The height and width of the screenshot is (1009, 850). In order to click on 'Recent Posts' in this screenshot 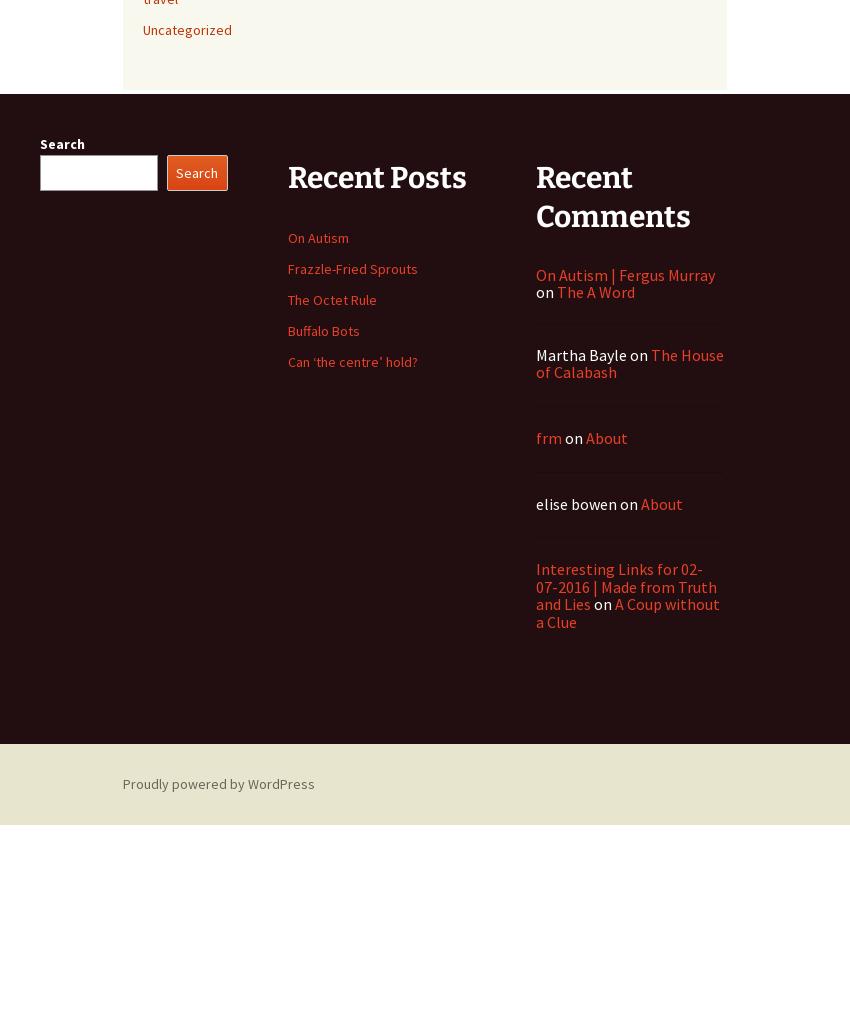, I will do `click(376, 175)`.